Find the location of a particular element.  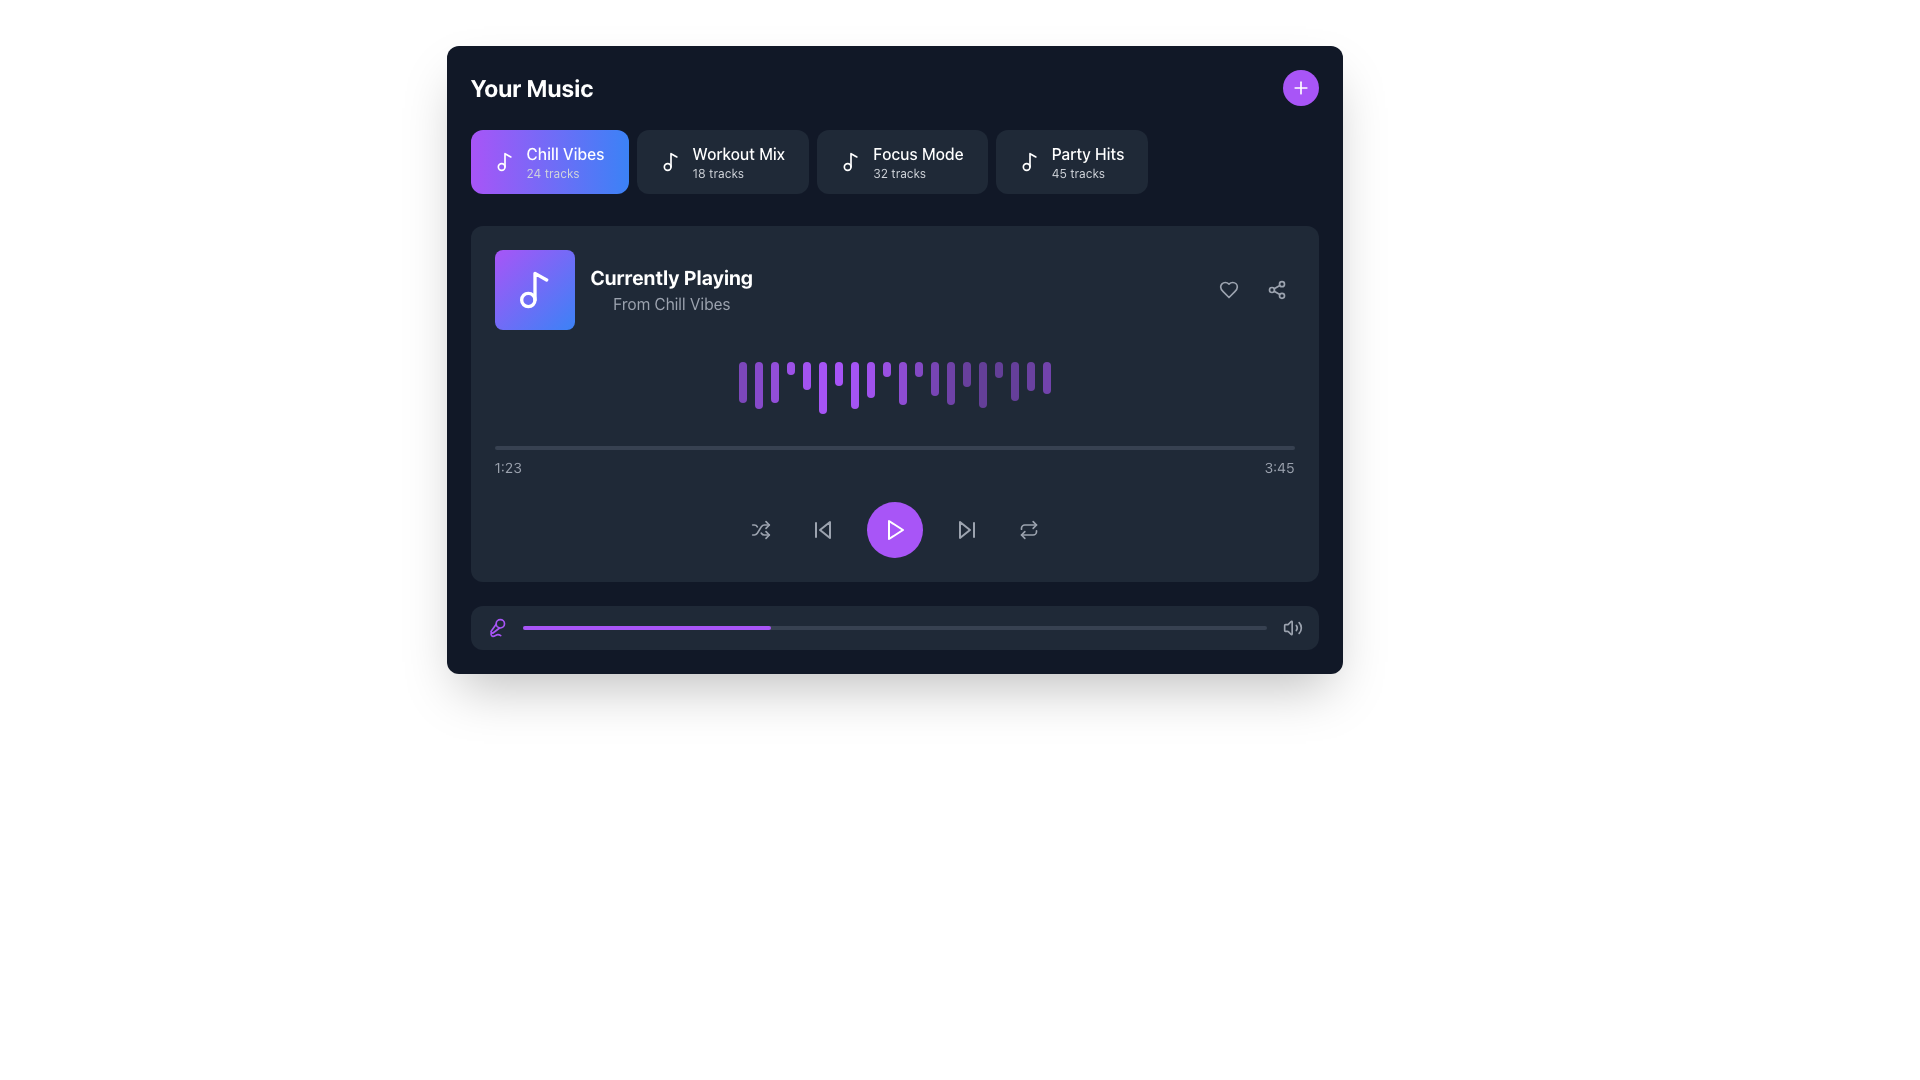

the eighteenth narrow vertical purple bar with rounded top and bottom in the waveform visualization is located at coordinates (1030, 376).